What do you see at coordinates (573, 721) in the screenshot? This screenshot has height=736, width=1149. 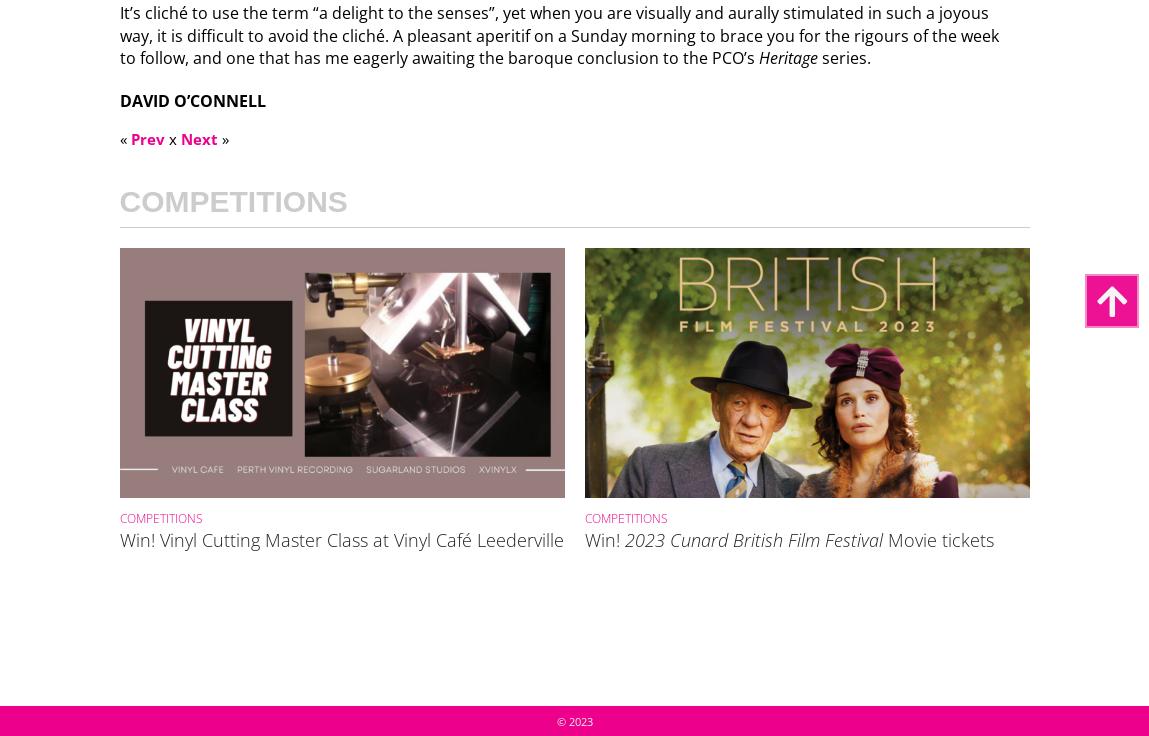 I see `'© 2023'` at bounding box center [573, 721].